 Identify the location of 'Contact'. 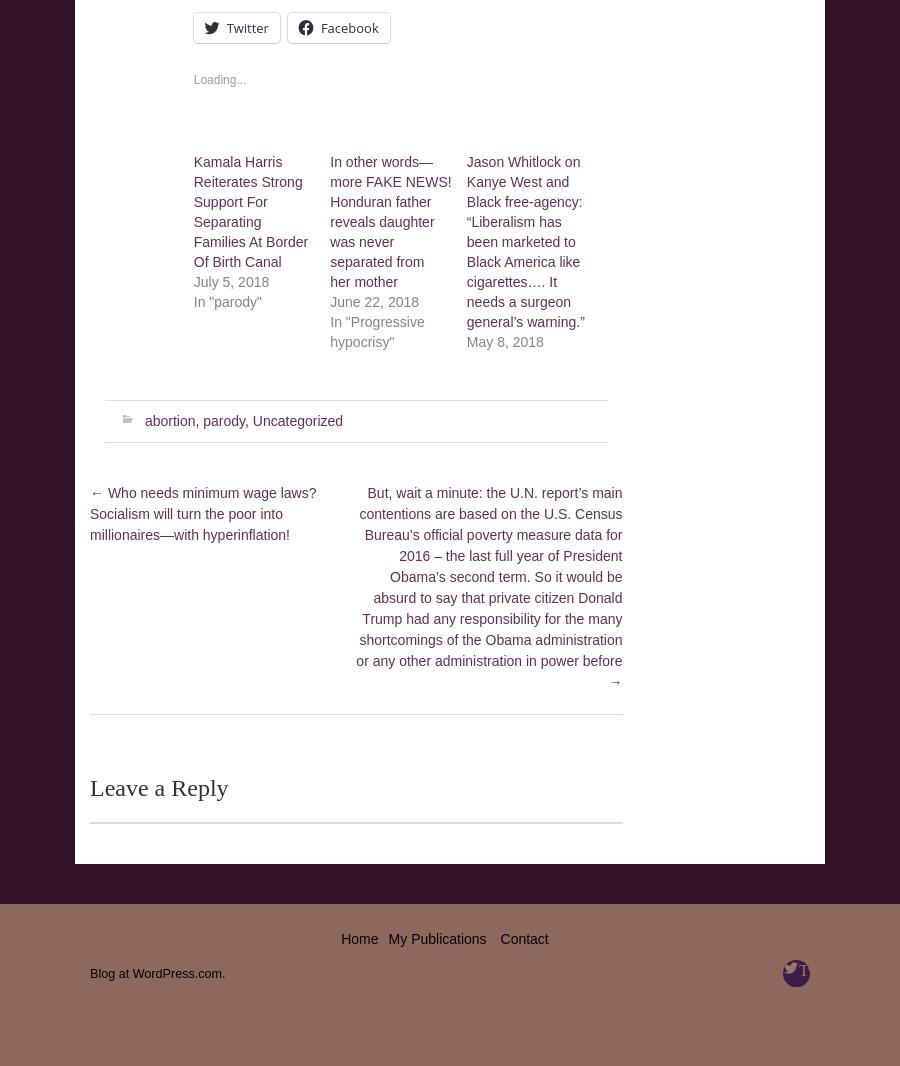
(522, 937).